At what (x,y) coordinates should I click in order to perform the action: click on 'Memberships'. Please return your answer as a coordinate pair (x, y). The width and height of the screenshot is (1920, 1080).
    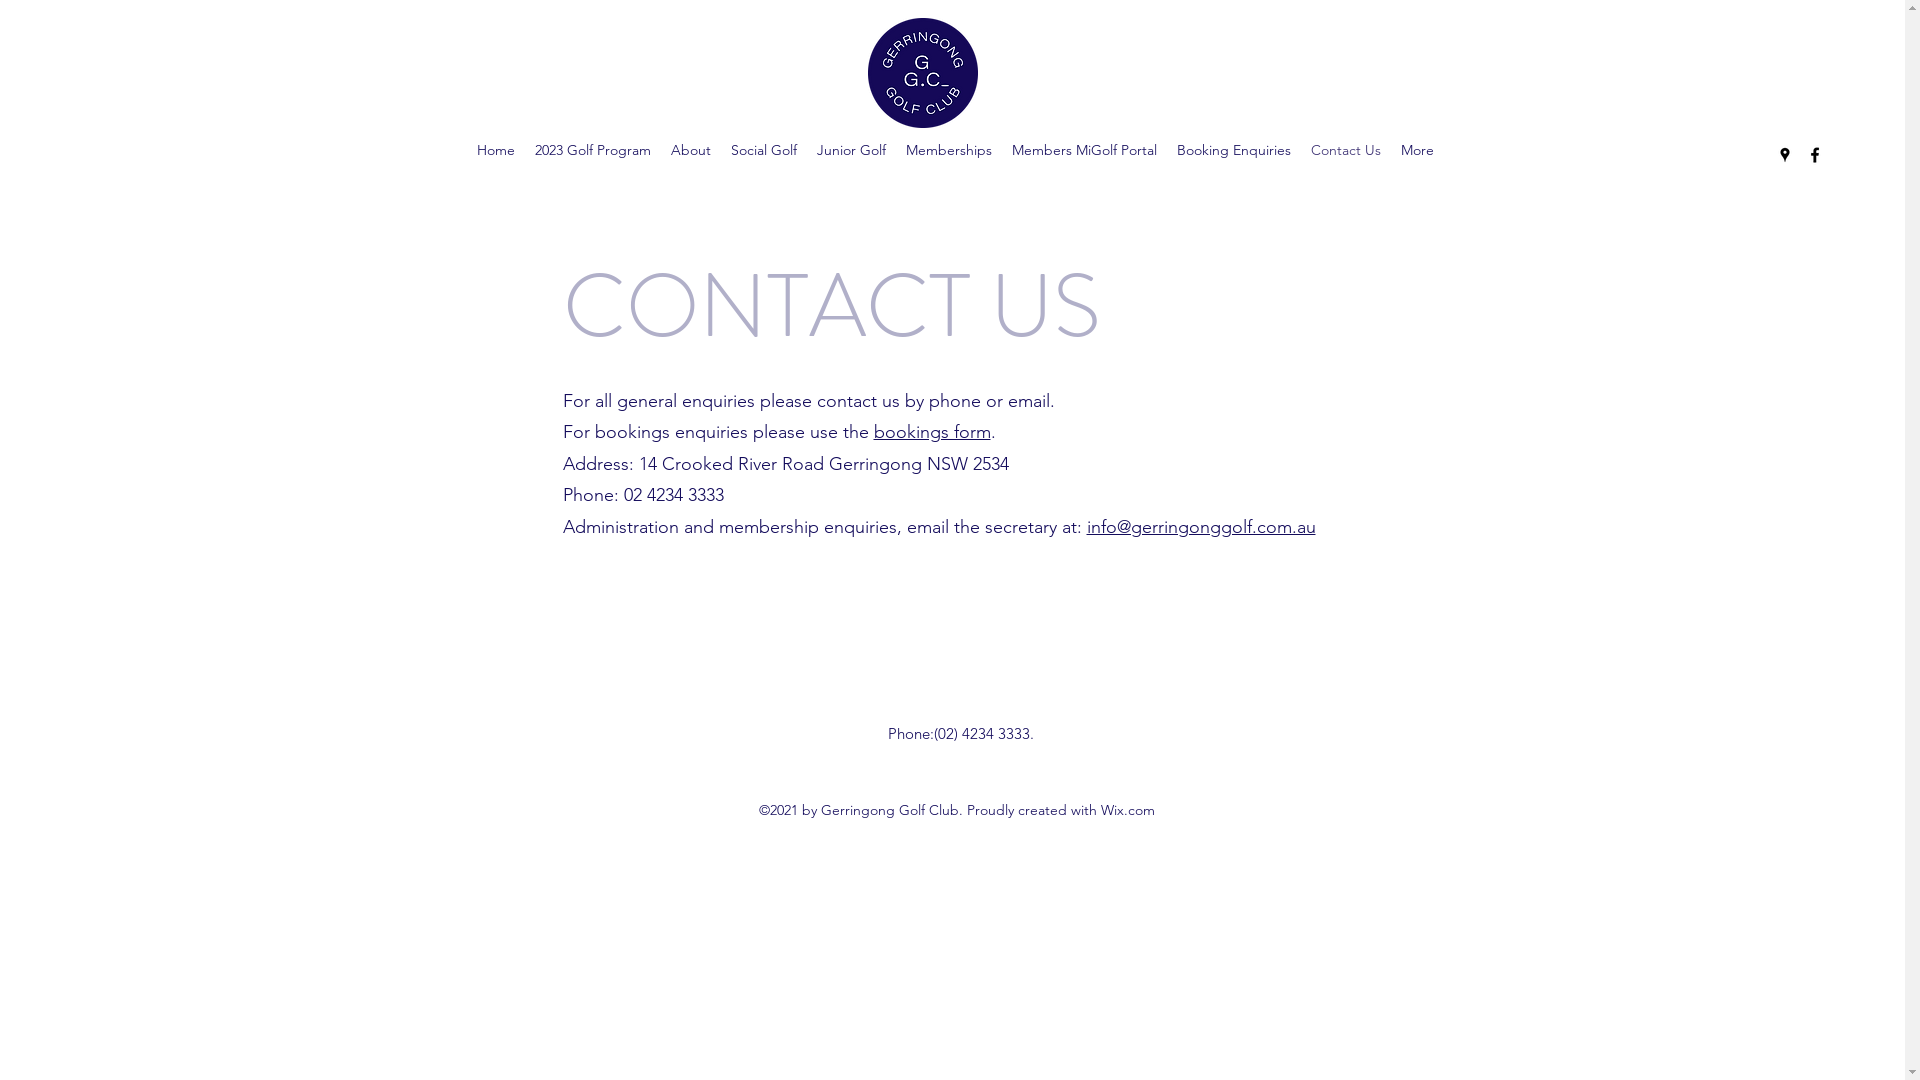
    Looking at the image, I should click on (948, 149).